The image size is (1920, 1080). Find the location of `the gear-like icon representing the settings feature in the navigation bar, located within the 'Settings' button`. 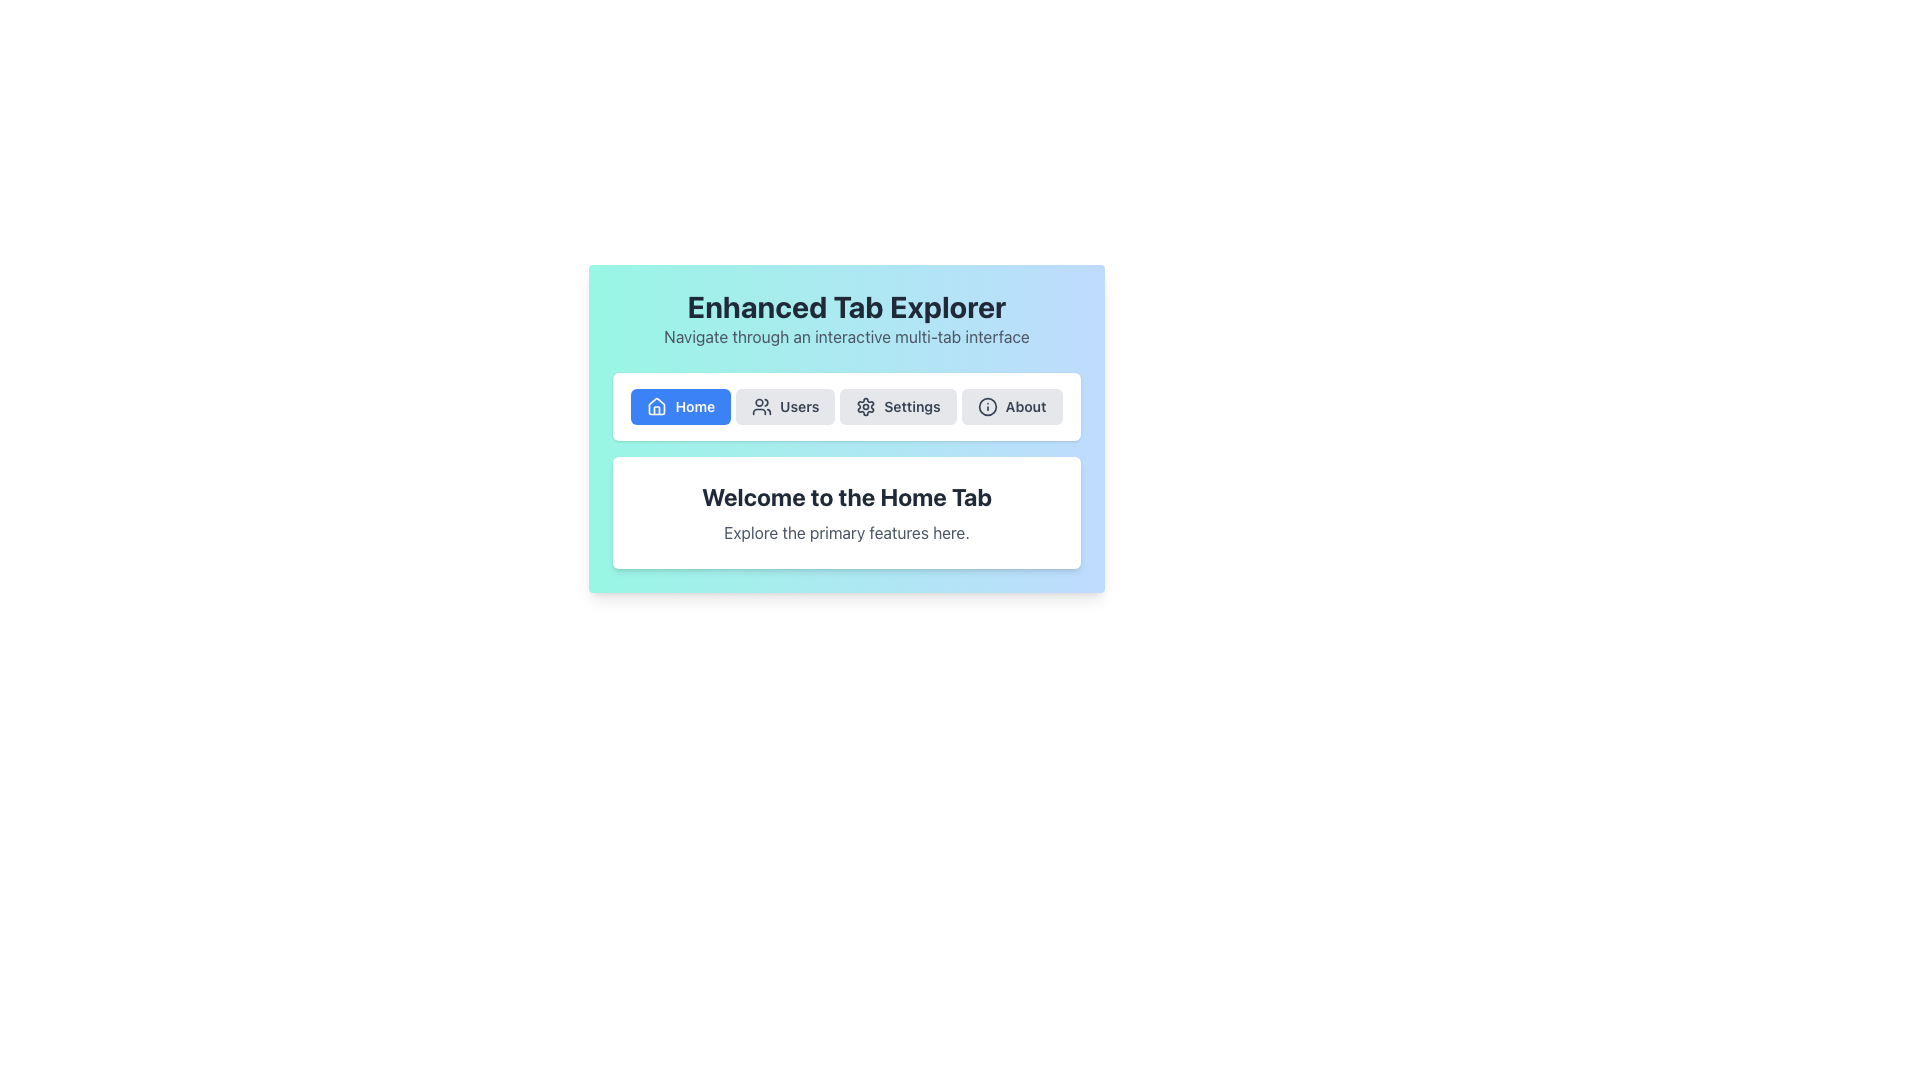

the gear-like icon representing the settings feature in the navigation bar, located within the 'Settings' button is located at coordinates (866, 406).